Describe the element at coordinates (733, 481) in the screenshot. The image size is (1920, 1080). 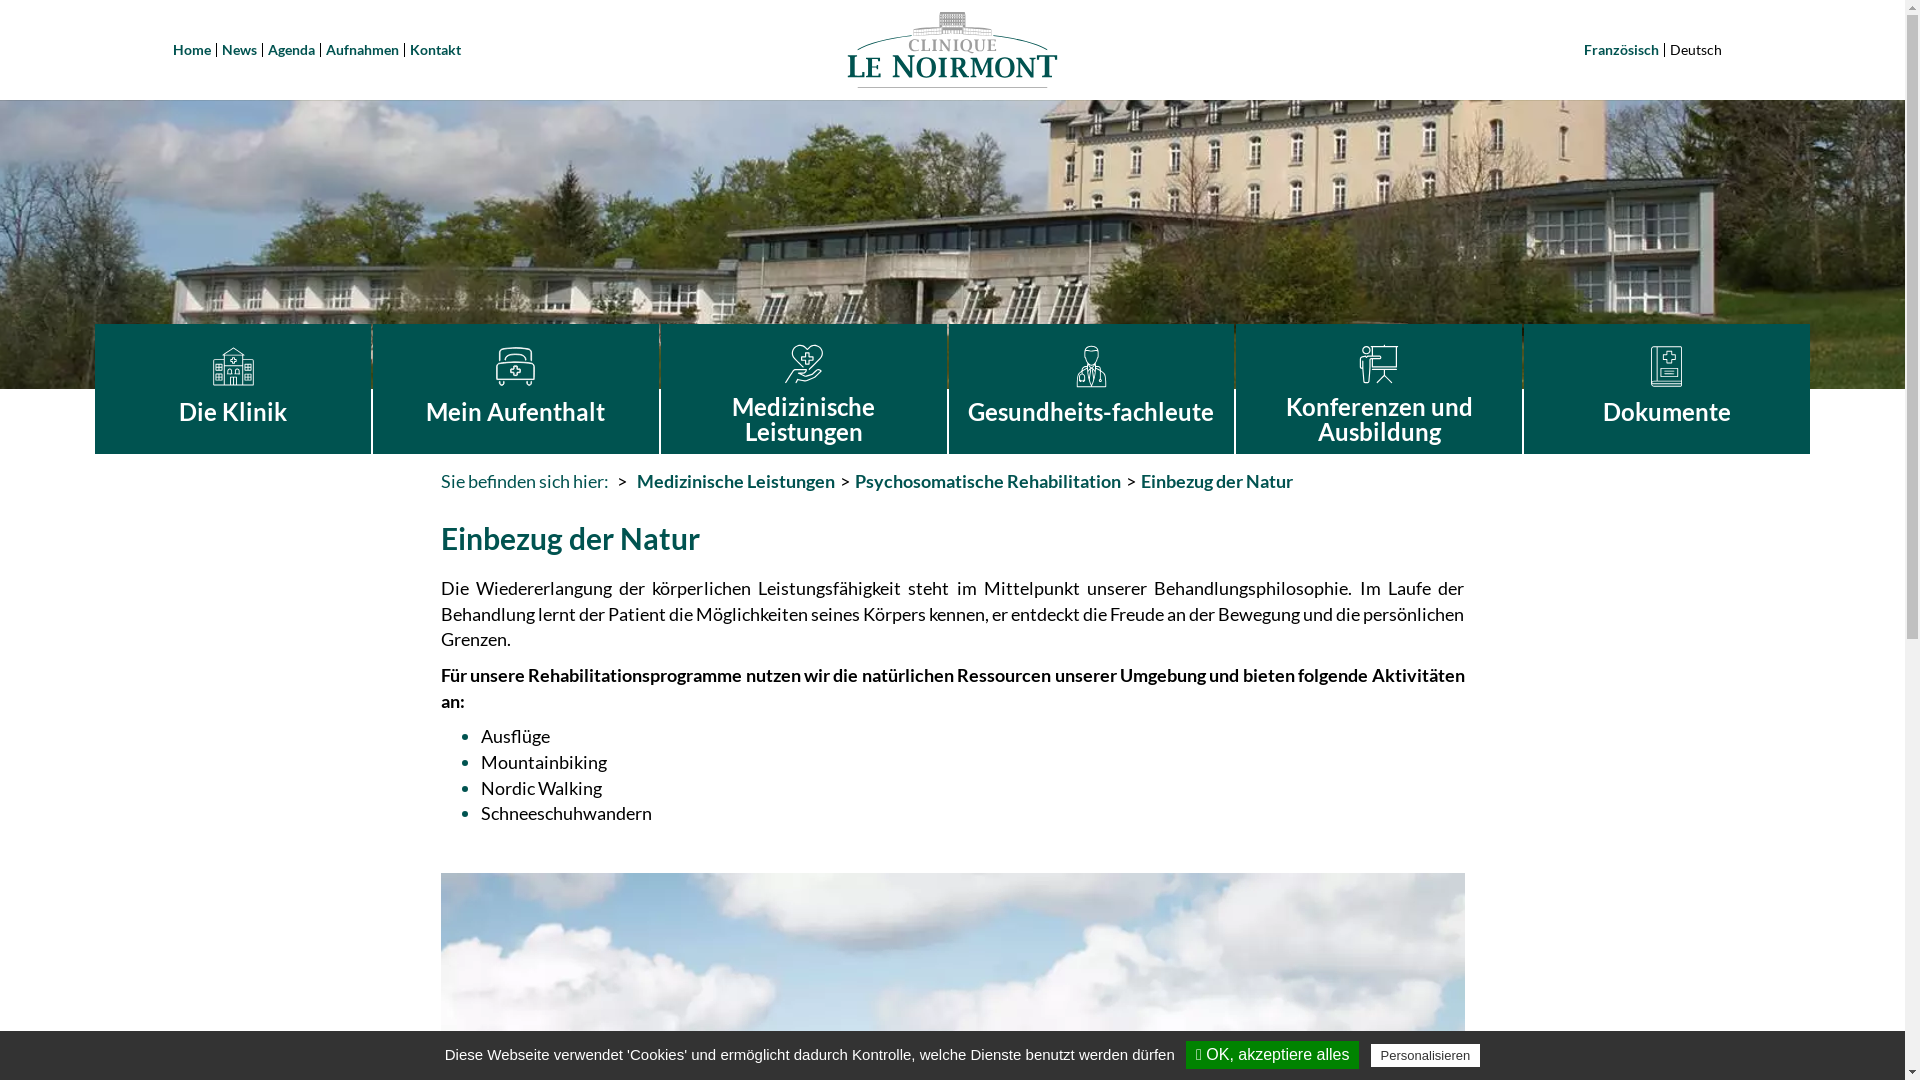
I see `'Medizinische Leistungen'` at that location.